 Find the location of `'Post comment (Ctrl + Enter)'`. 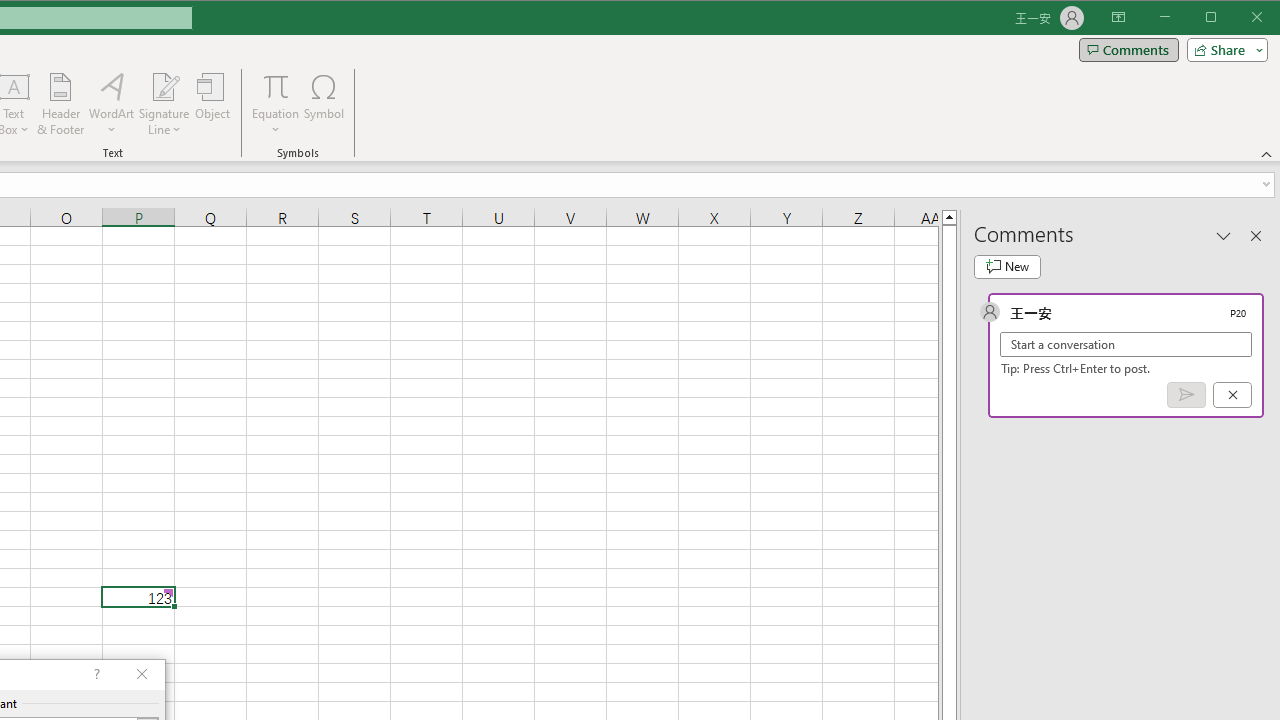

'Post comment (Ctrl + Enter)' is located at coordinates (1186, 395).